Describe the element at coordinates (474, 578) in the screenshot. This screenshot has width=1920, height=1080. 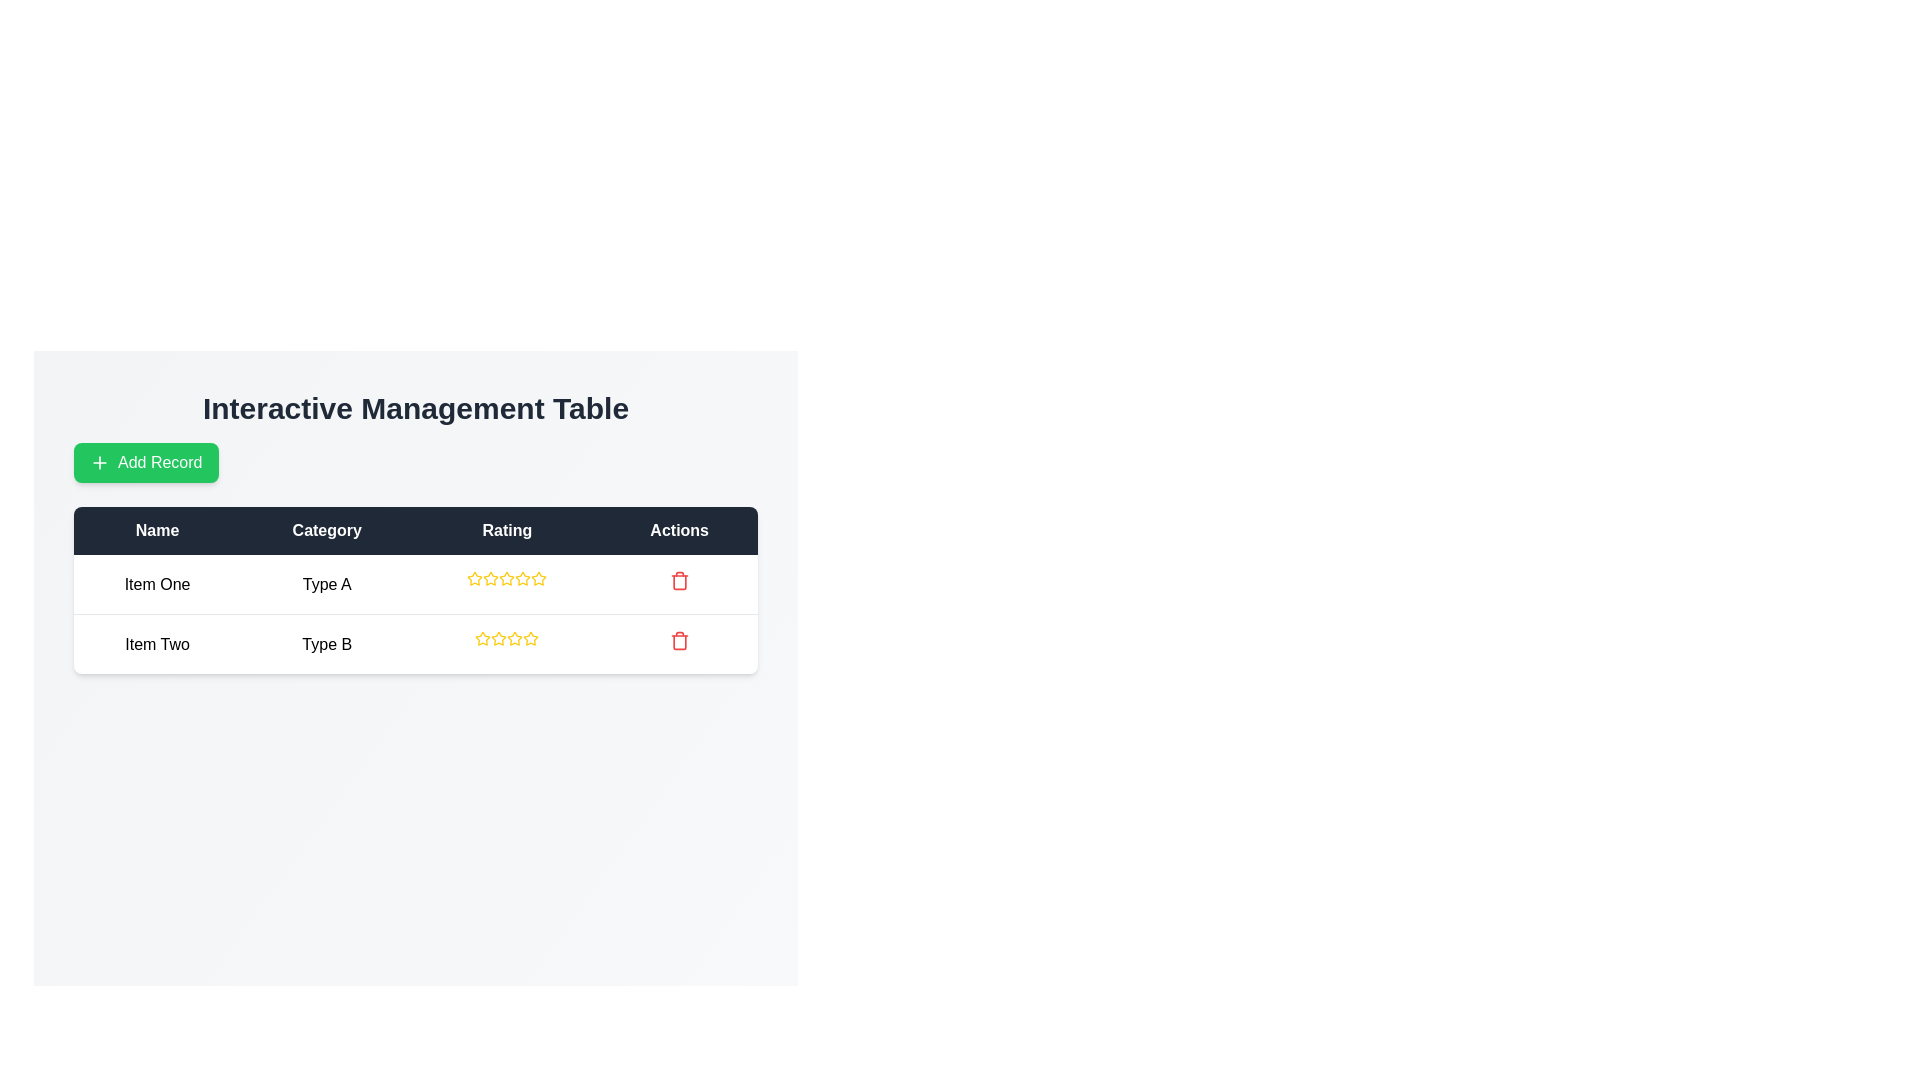
I see `the first Rating Star Icon under the 'Rating' column for 'Item One'` at that location.